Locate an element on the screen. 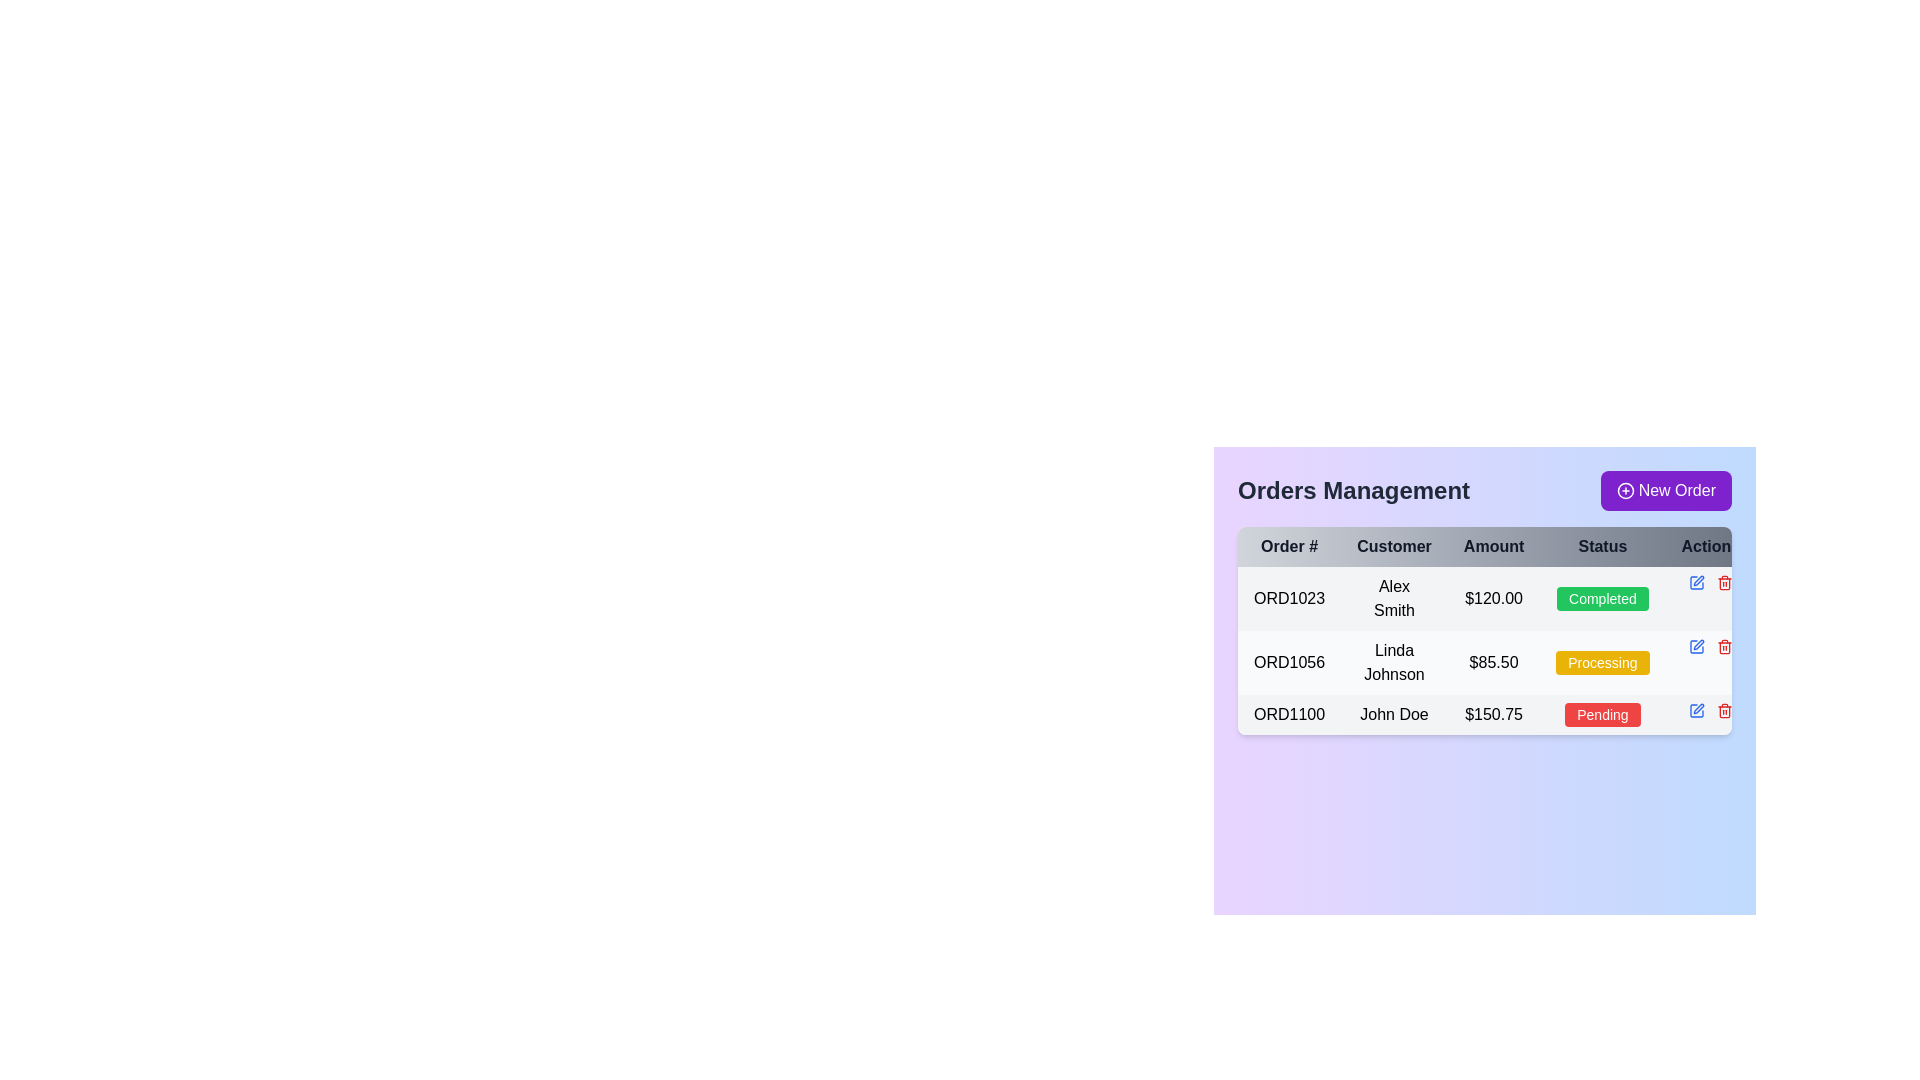  the 'New Order' button with a purple background and white text located on the right side of the 'Orders Management' bar to change its background color to a darker purple is located at coordinates (1666, 490).